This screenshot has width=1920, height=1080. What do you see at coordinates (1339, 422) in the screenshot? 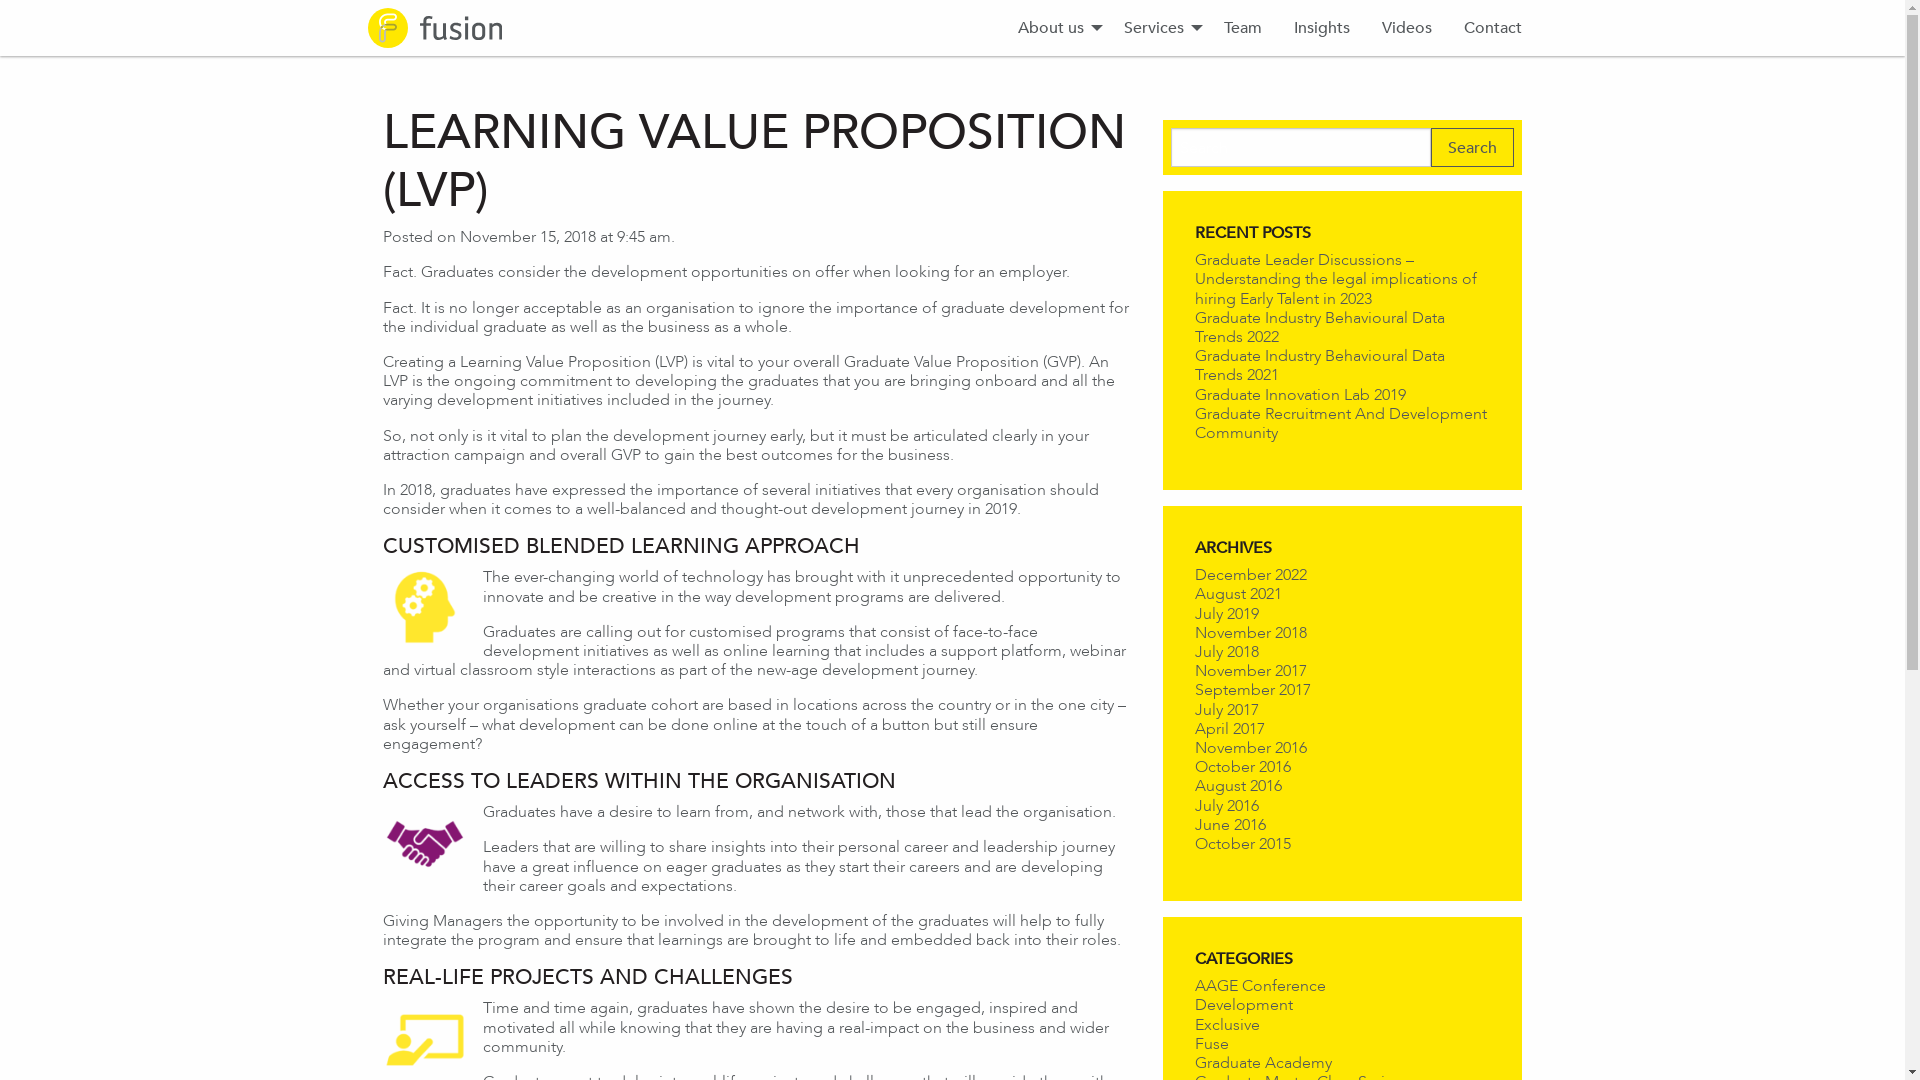
I see `'Graduate Recruitment And Development Community'` at bounding box center [1339, 422].